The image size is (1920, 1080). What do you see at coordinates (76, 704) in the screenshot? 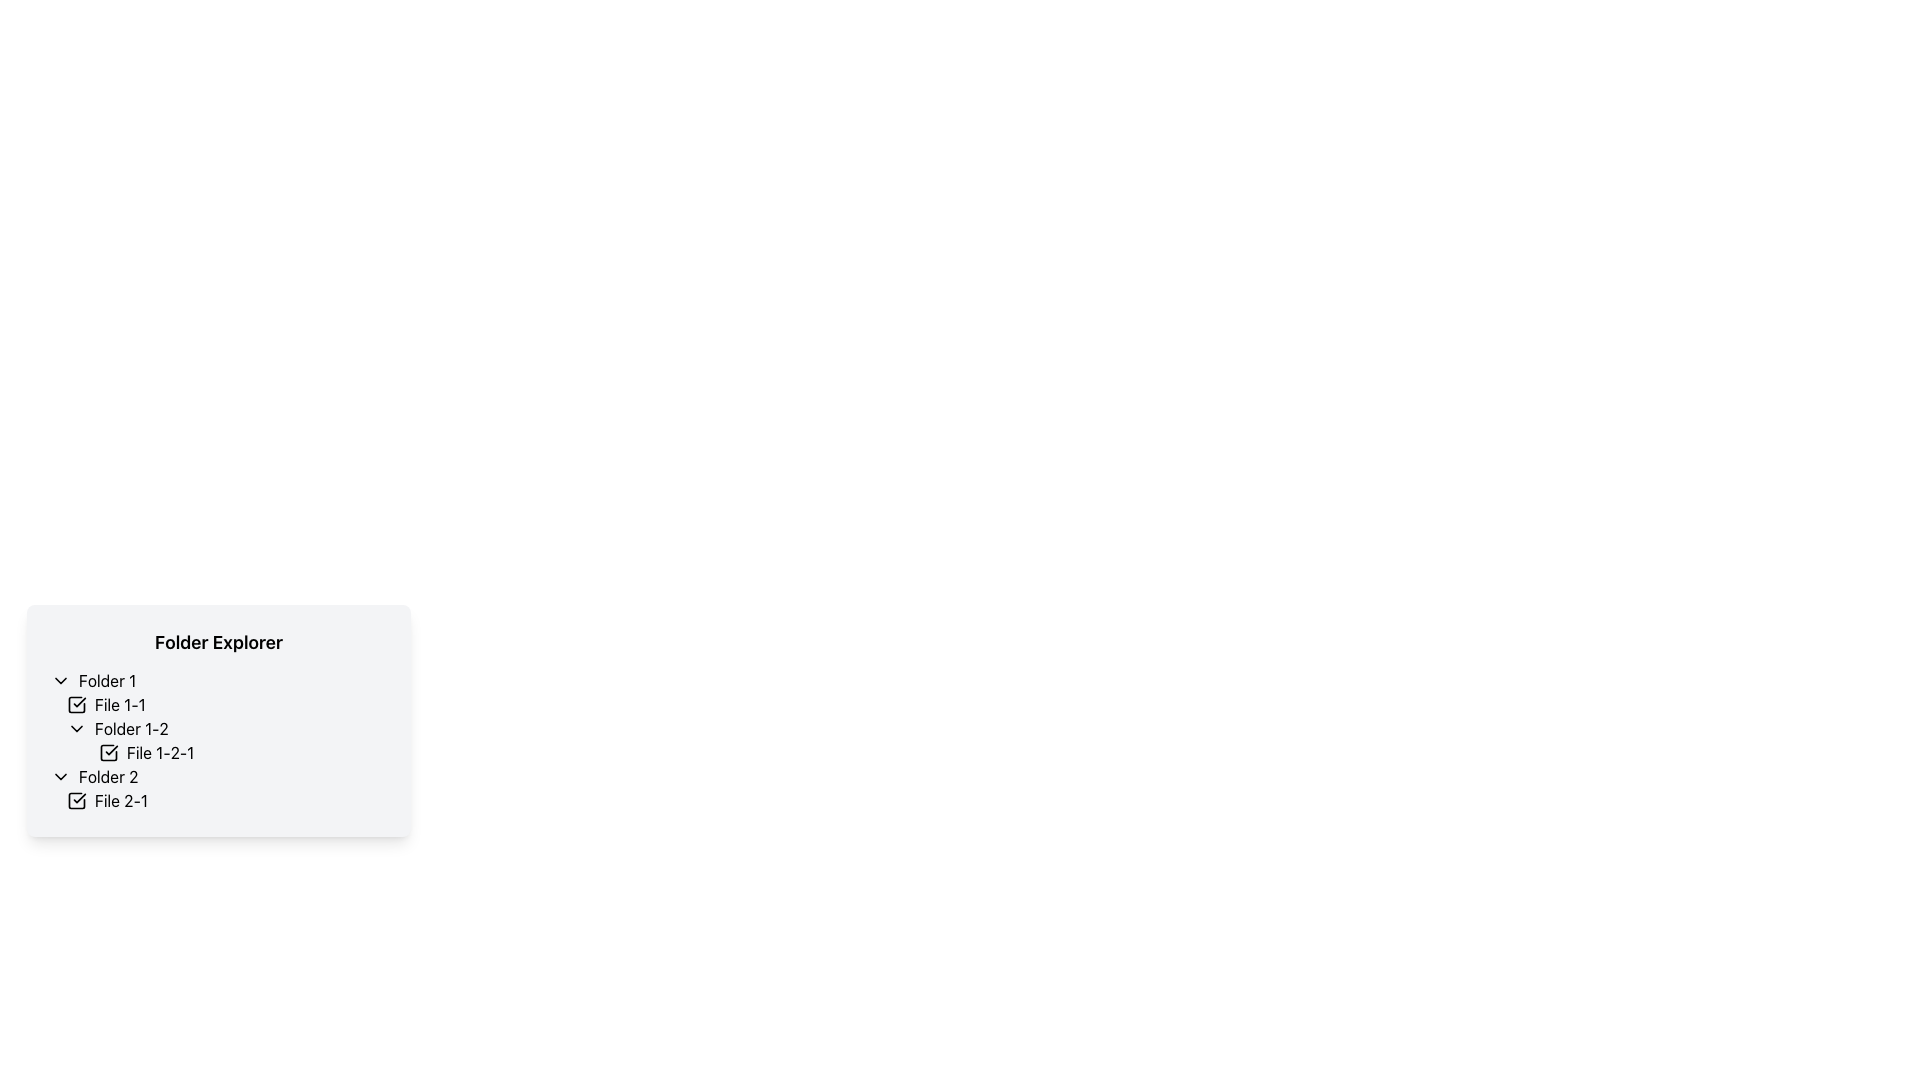
I see `the checkbox icon for 'File 1-1', which is part of a checkbox representation located in the top-left section of the UI, adjacent to the text label` at bounding box center [76, 704].